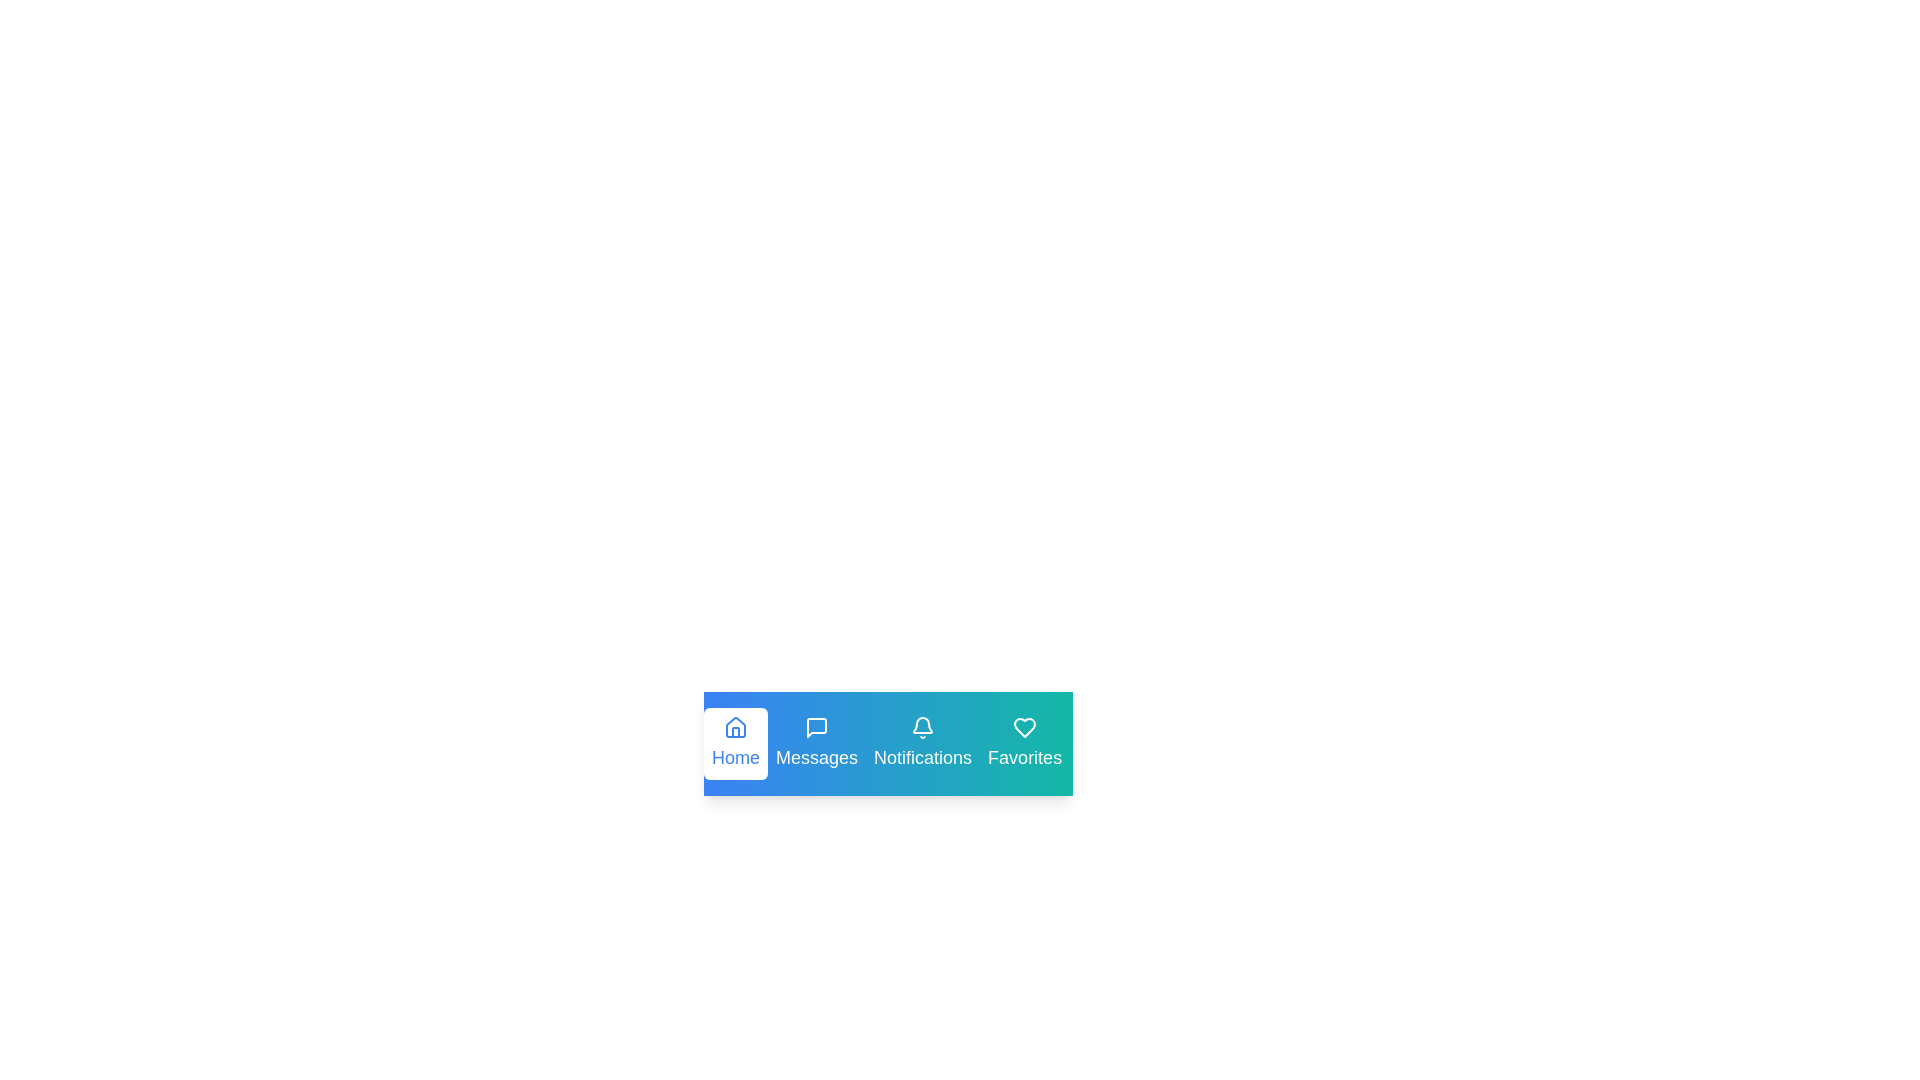 The height and width of the screenshot is (1080, 1920). Describe the element at coordinates (734, 744) in the screenshot. I see `the tab labeled Home to preview its interaction` at that location.